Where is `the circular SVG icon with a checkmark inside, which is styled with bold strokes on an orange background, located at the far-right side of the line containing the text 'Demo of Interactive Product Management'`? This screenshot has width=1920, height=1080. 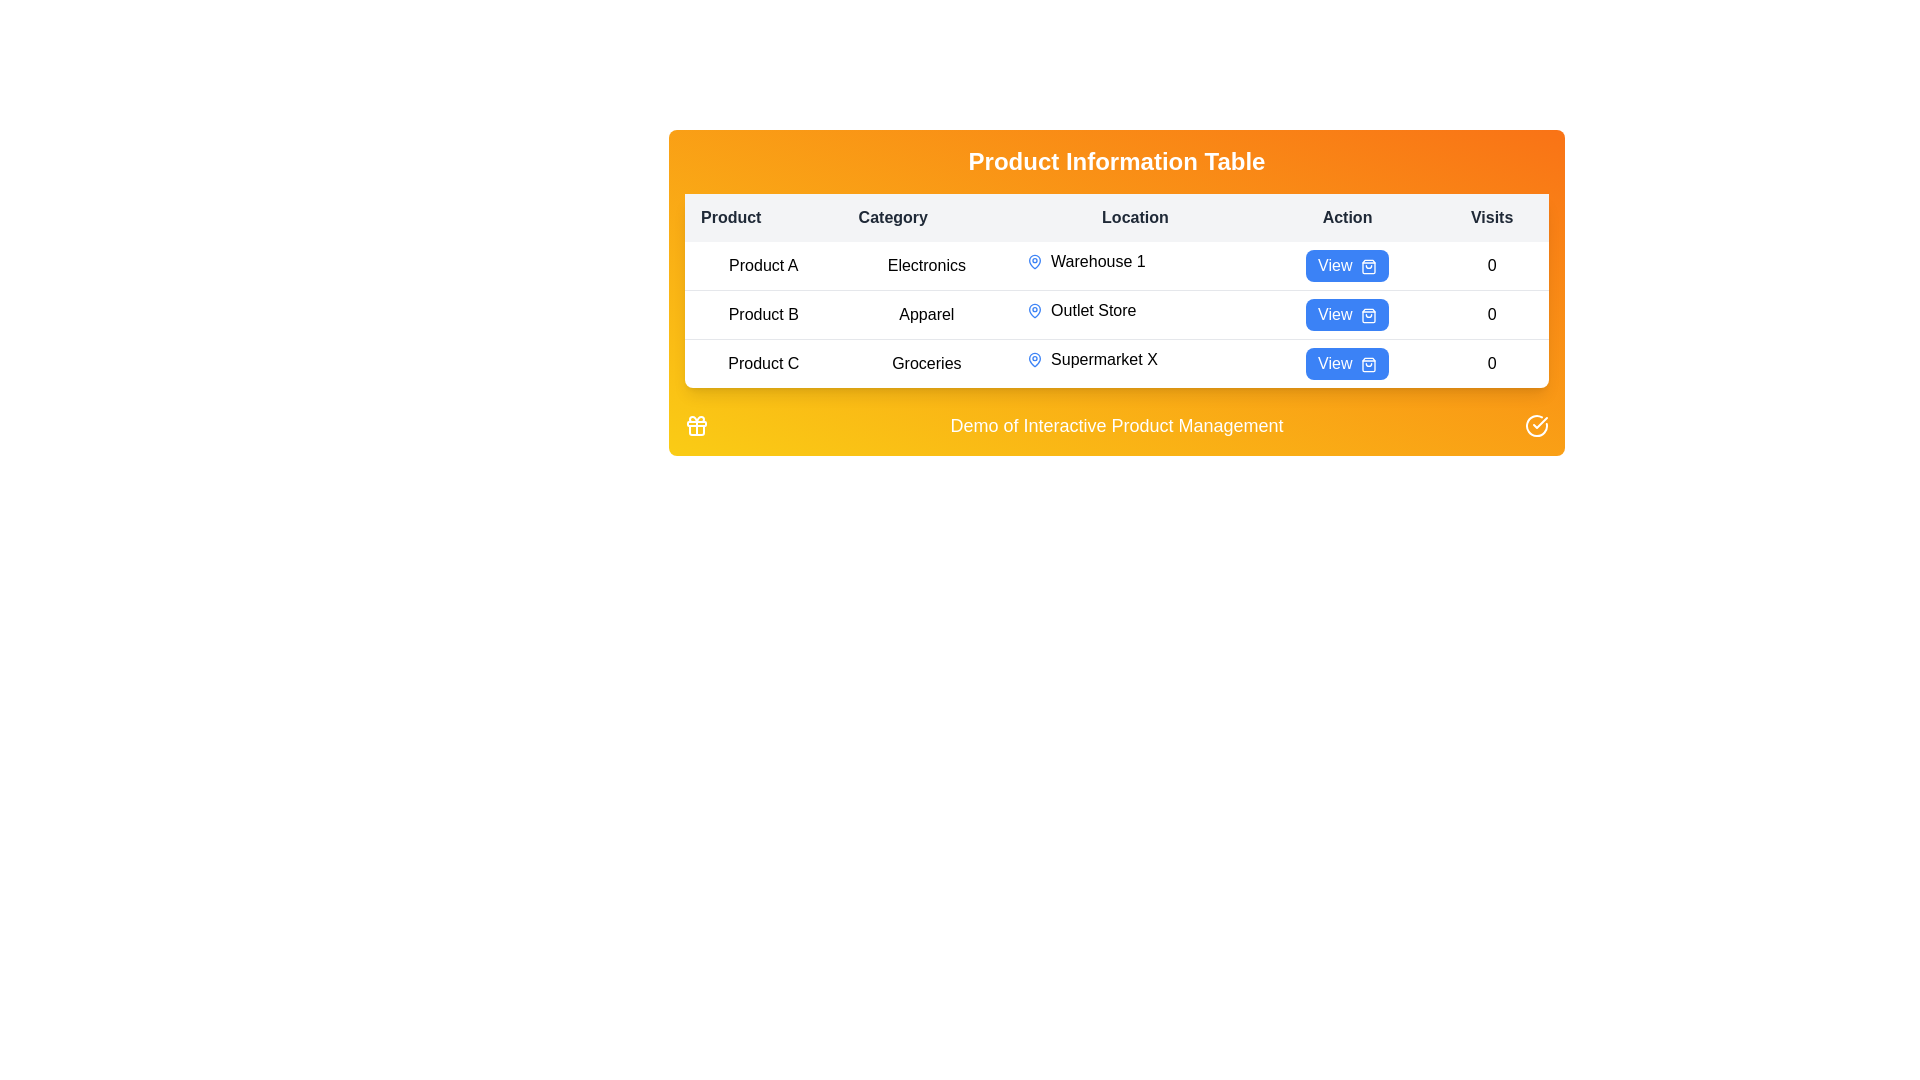
the circular SVG icon with a checkmark inside, which is styled with bold strokes on an orange background, located at the far-right side of the line containing the text 'Demo of Interactive Product Management' is located at coordinates (1535, 424).